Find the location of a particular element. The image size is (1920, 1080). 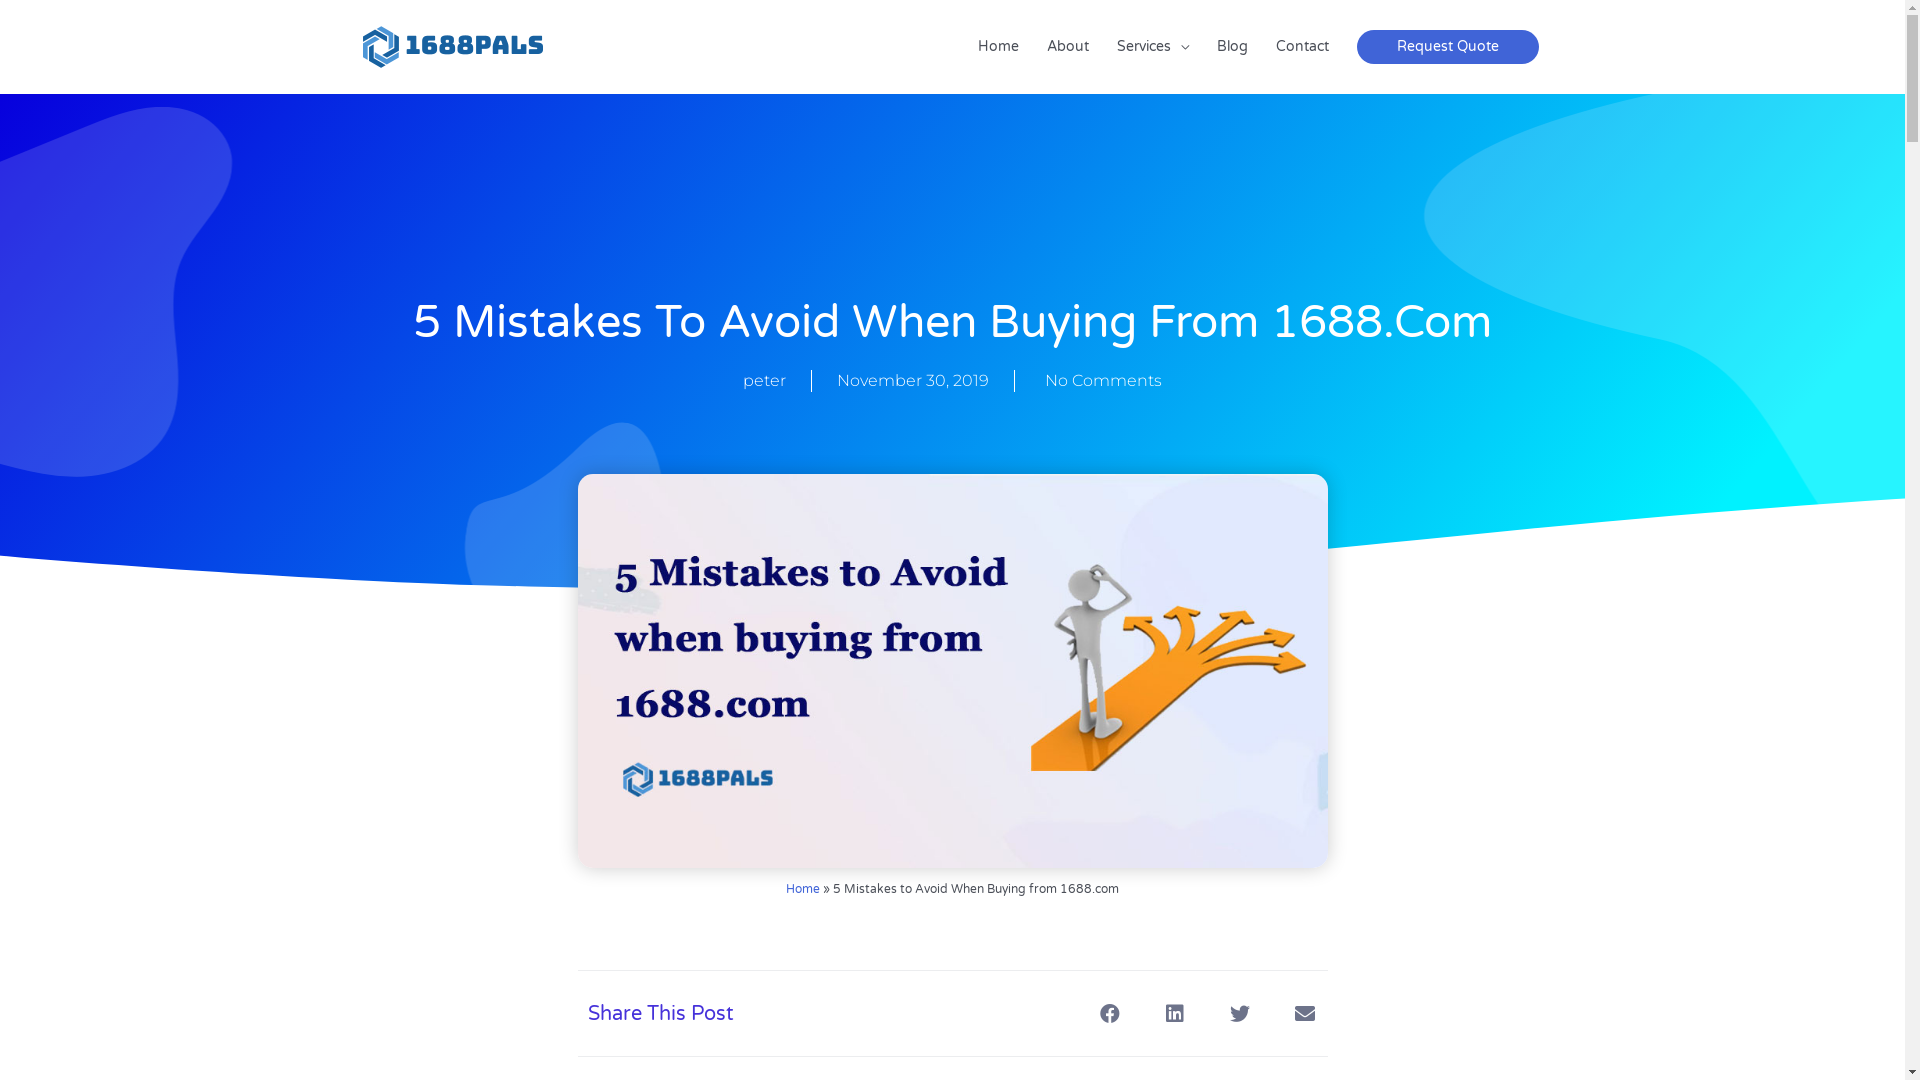

'November 30, 2019' is located at coordinates (911, 381).